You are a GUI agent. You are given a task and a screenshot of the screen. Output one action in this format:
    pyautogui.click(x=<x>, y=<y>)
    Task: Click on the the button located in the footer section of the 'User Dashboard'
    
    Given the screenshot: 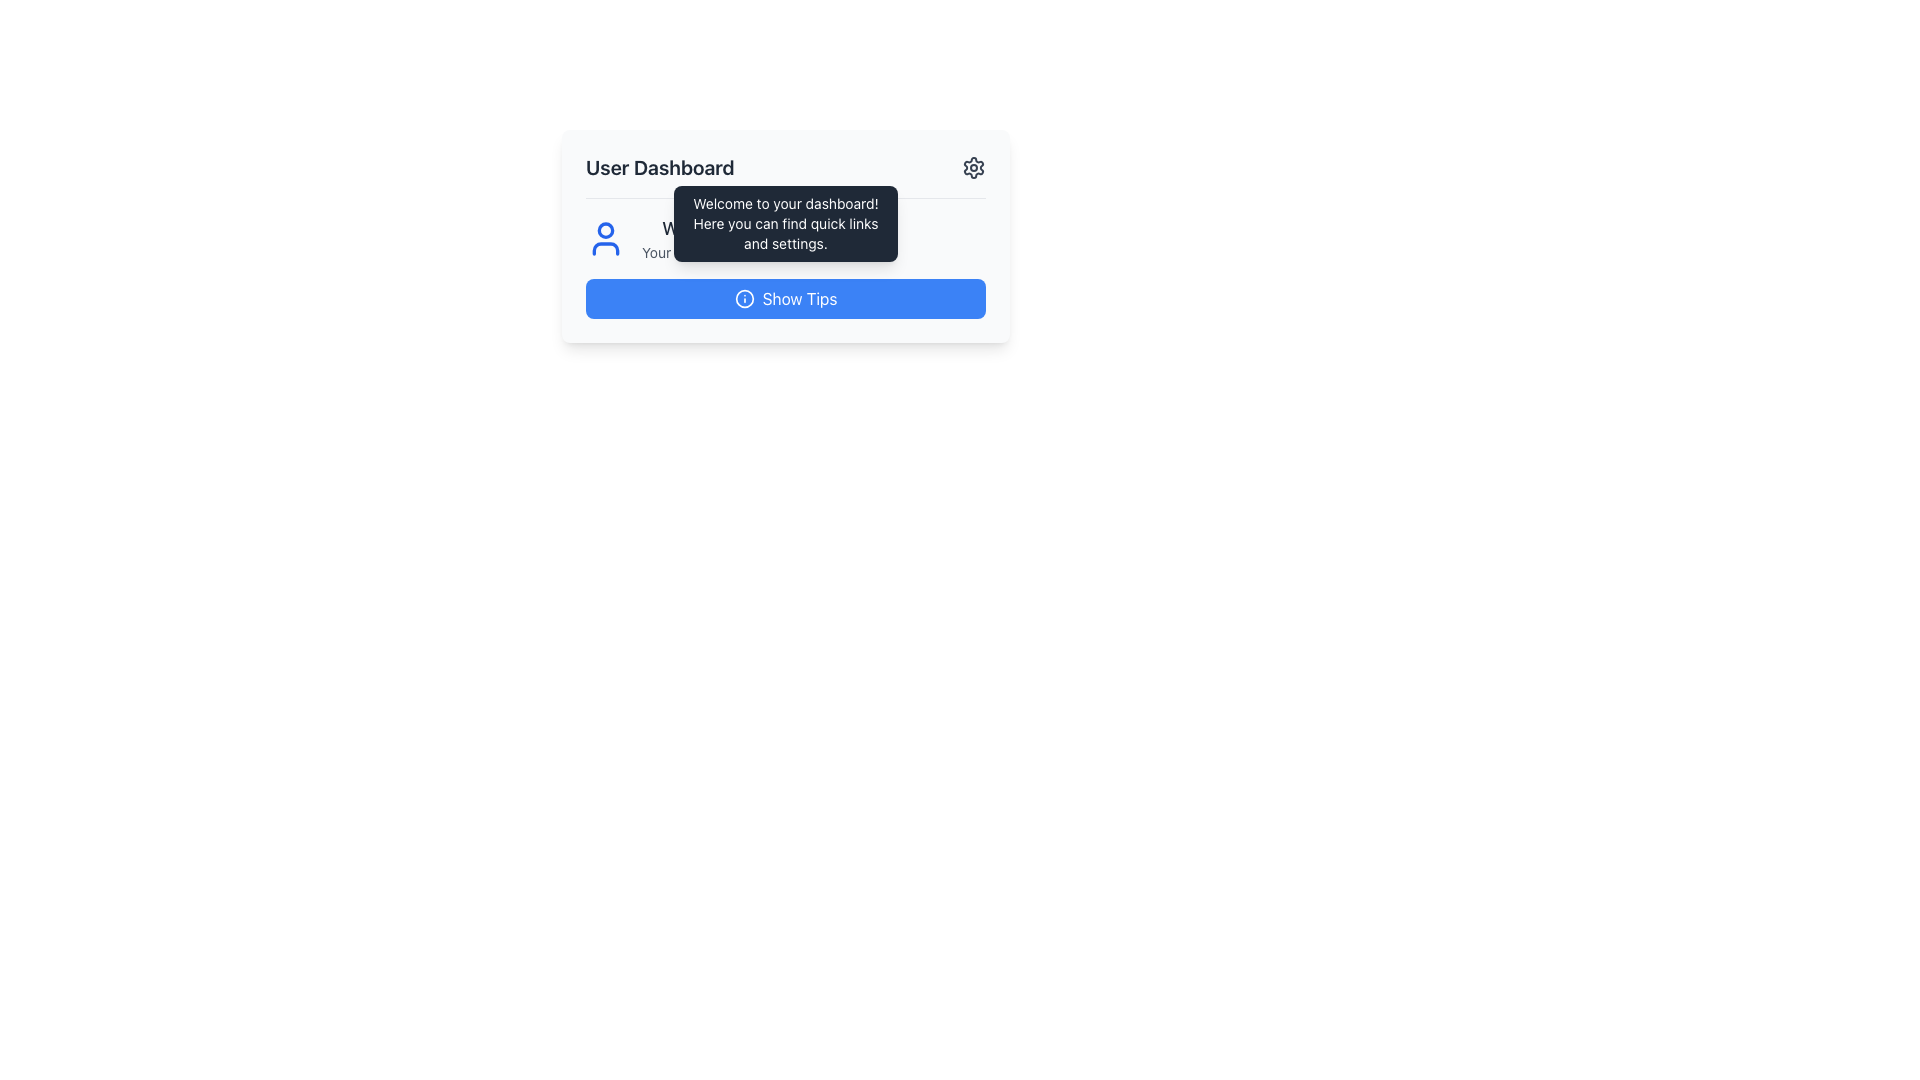 What is the action you would take?
    pyautogui.click(x=785, y=299)
    